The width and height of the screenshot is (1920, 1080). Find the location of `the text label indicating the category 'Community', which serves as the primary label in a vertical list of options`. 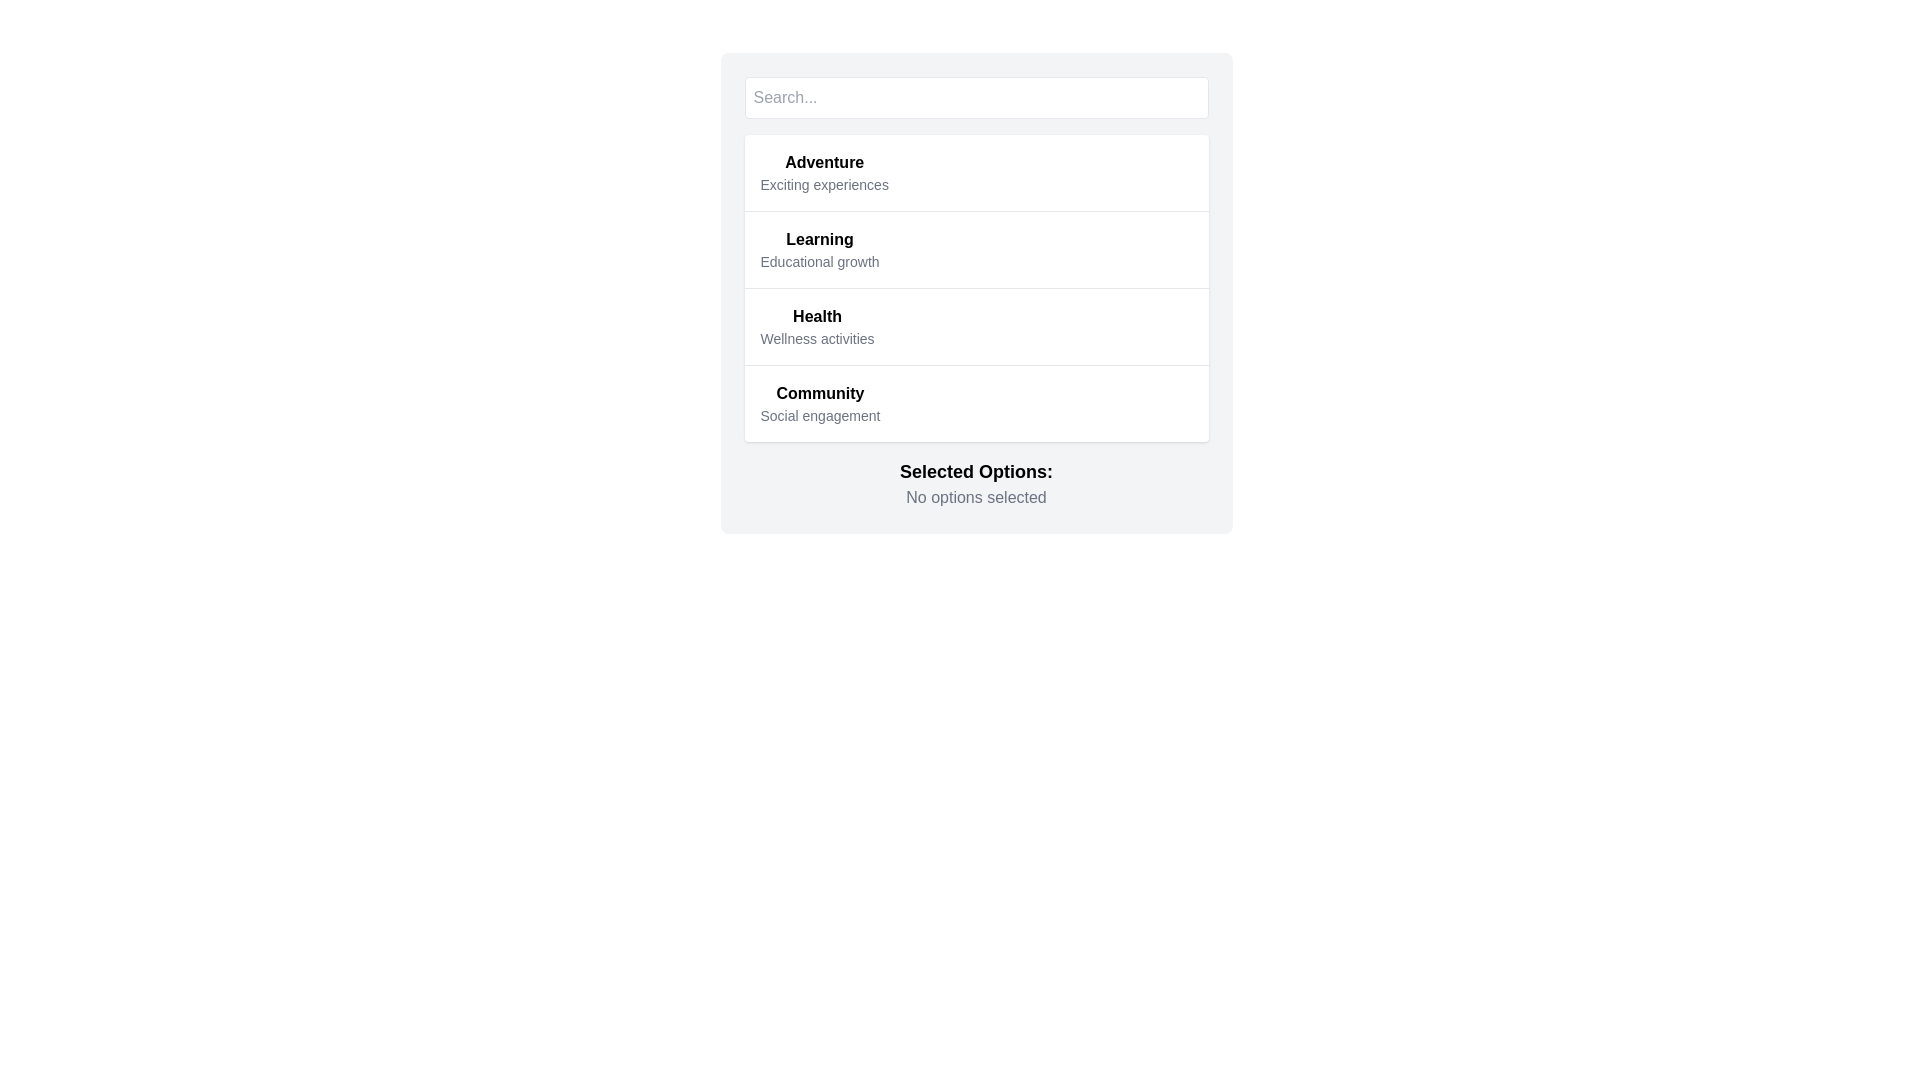

the text label indicating the category 'Community', which serves as the primary label in a vertical list of options is located at coordinates (820, 393).